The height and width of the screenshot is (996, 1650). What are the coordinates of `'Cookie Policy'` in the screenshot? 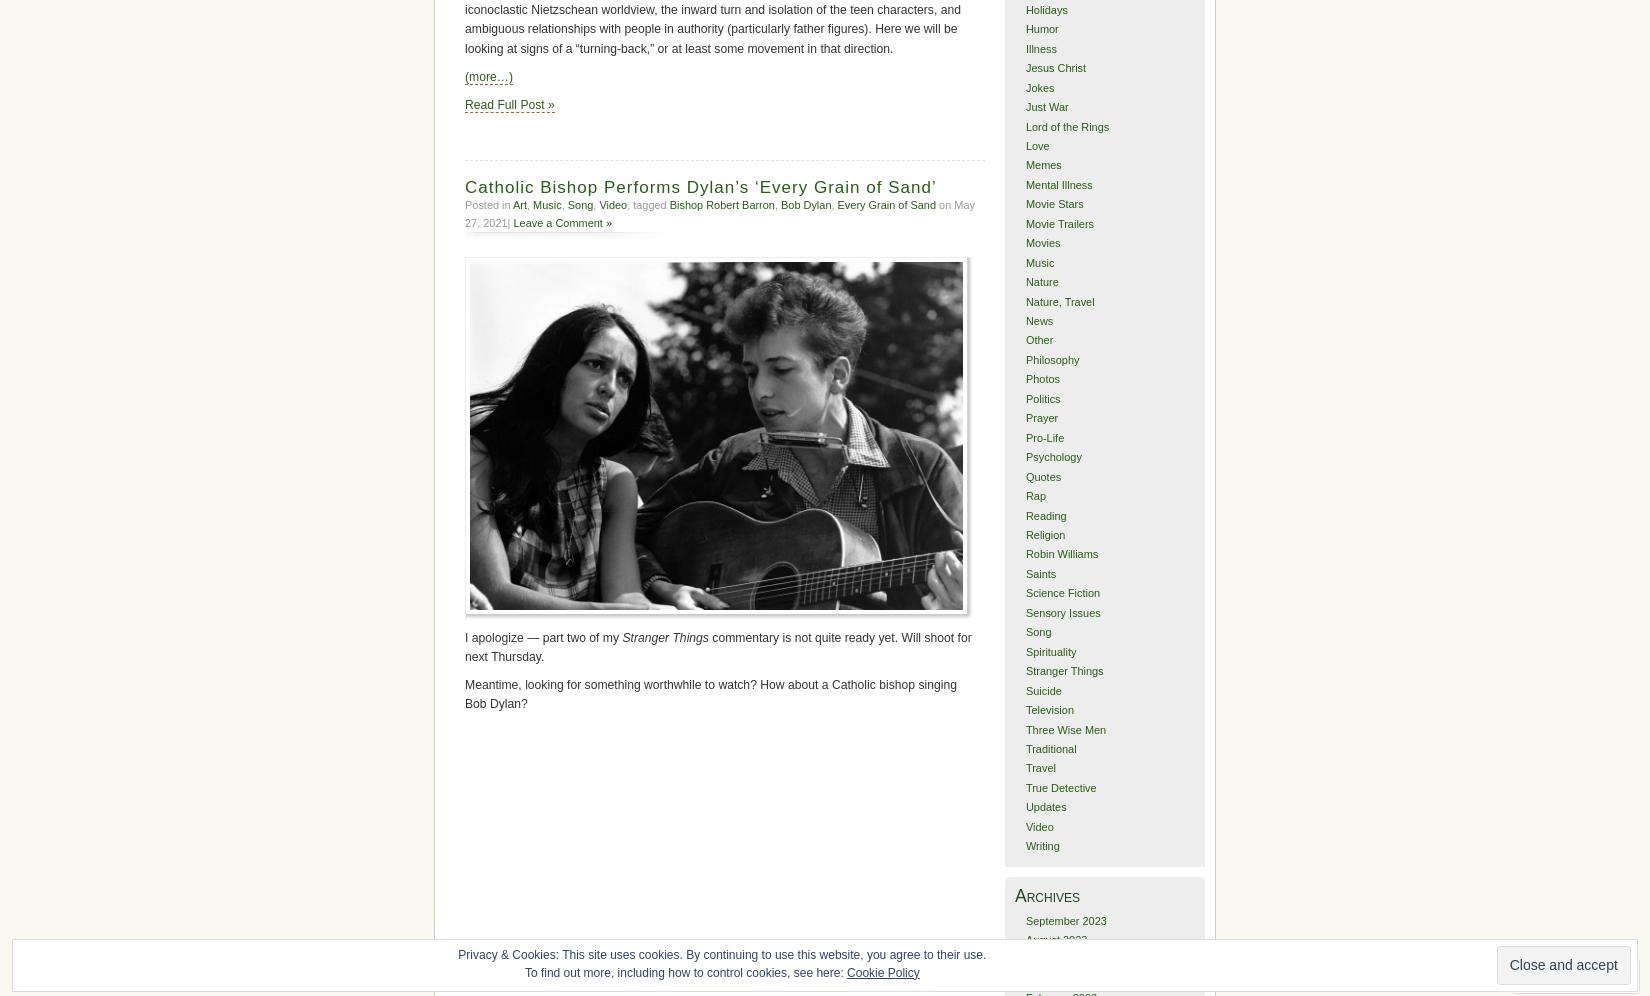 It's located at (883, 970).